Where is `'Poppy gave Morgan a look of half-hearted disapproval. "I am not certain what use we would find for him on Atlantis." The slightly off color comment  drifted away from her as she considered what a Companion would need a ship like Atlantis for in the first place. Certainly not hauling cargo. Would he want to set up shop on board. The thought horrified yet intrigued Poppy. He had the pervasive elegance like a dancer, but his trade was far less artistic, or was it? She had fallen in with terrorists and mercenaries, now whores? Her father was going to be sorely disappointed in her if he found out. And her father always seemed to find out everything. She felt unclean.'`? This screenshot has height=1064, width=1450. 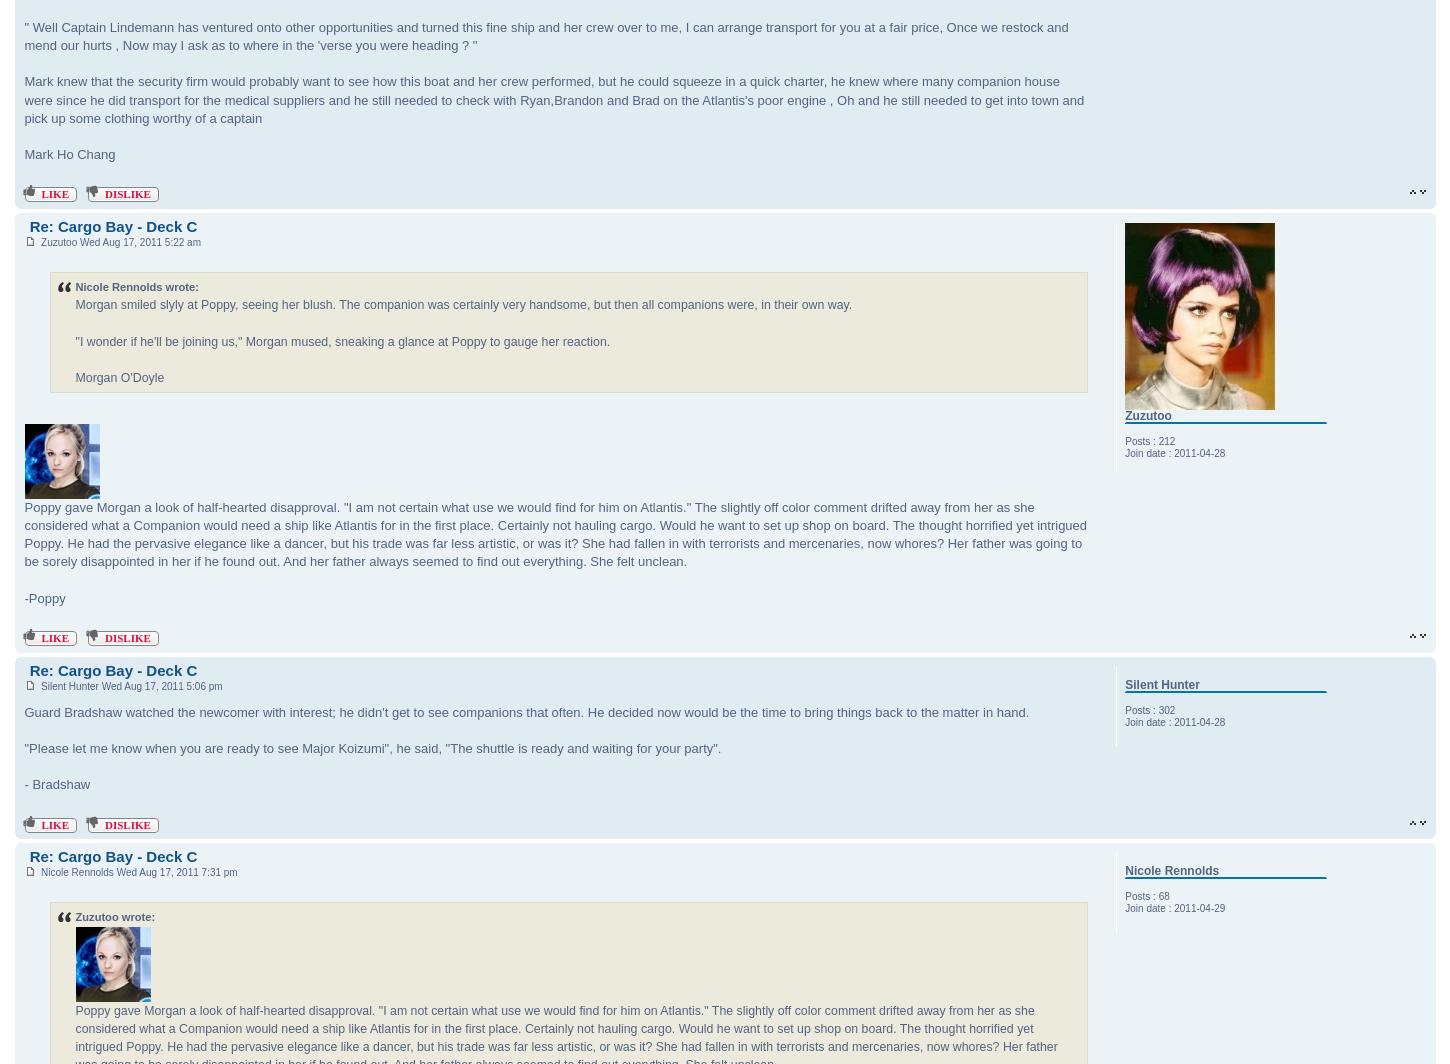 'Poppy gave Morgan a look of half-hearted disapproval. "I am not certain what use we would find for him on Atlantis." The slightly off color comment  drifted away from her as she considered what a Companion would need a ship like Atlantis for in the first place. Certainly not hauling cargo. Would he want to set up shop on board. The thought horrified yet intrigued Poppy. He had the pervasive elegance like a dancer, but his trade was far less artistic, or was it? She had fallen in with terrorists and mercenaries, now whores? Her father was going to be sorely disappointed in her if he found out. And her father always seemed to find out everything. She felt unclean.' is located at coordinates (555, 534).